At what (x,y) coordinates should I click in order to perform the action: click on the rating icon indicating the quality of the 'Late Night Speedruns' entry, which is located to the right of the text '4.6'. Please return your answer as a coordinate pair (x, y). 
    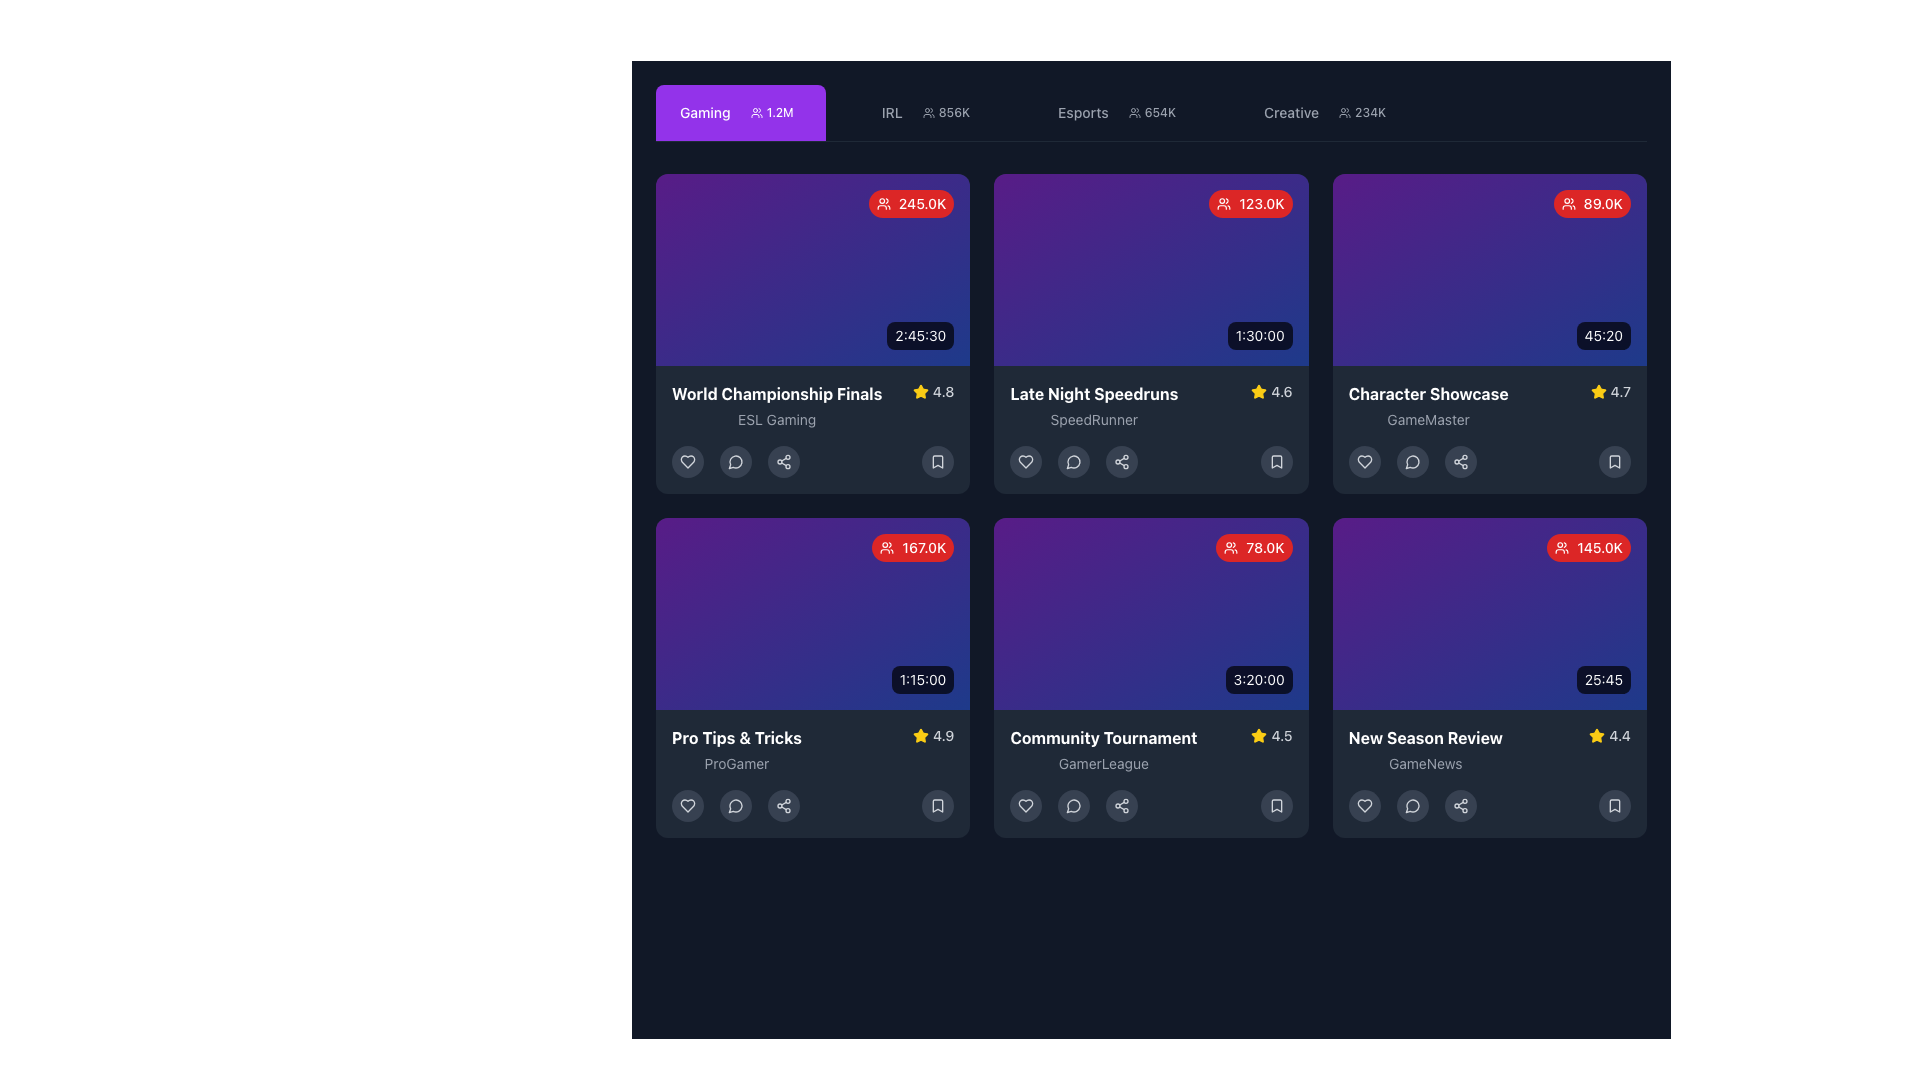
    Looking at the image, I should click on (1258, 392).